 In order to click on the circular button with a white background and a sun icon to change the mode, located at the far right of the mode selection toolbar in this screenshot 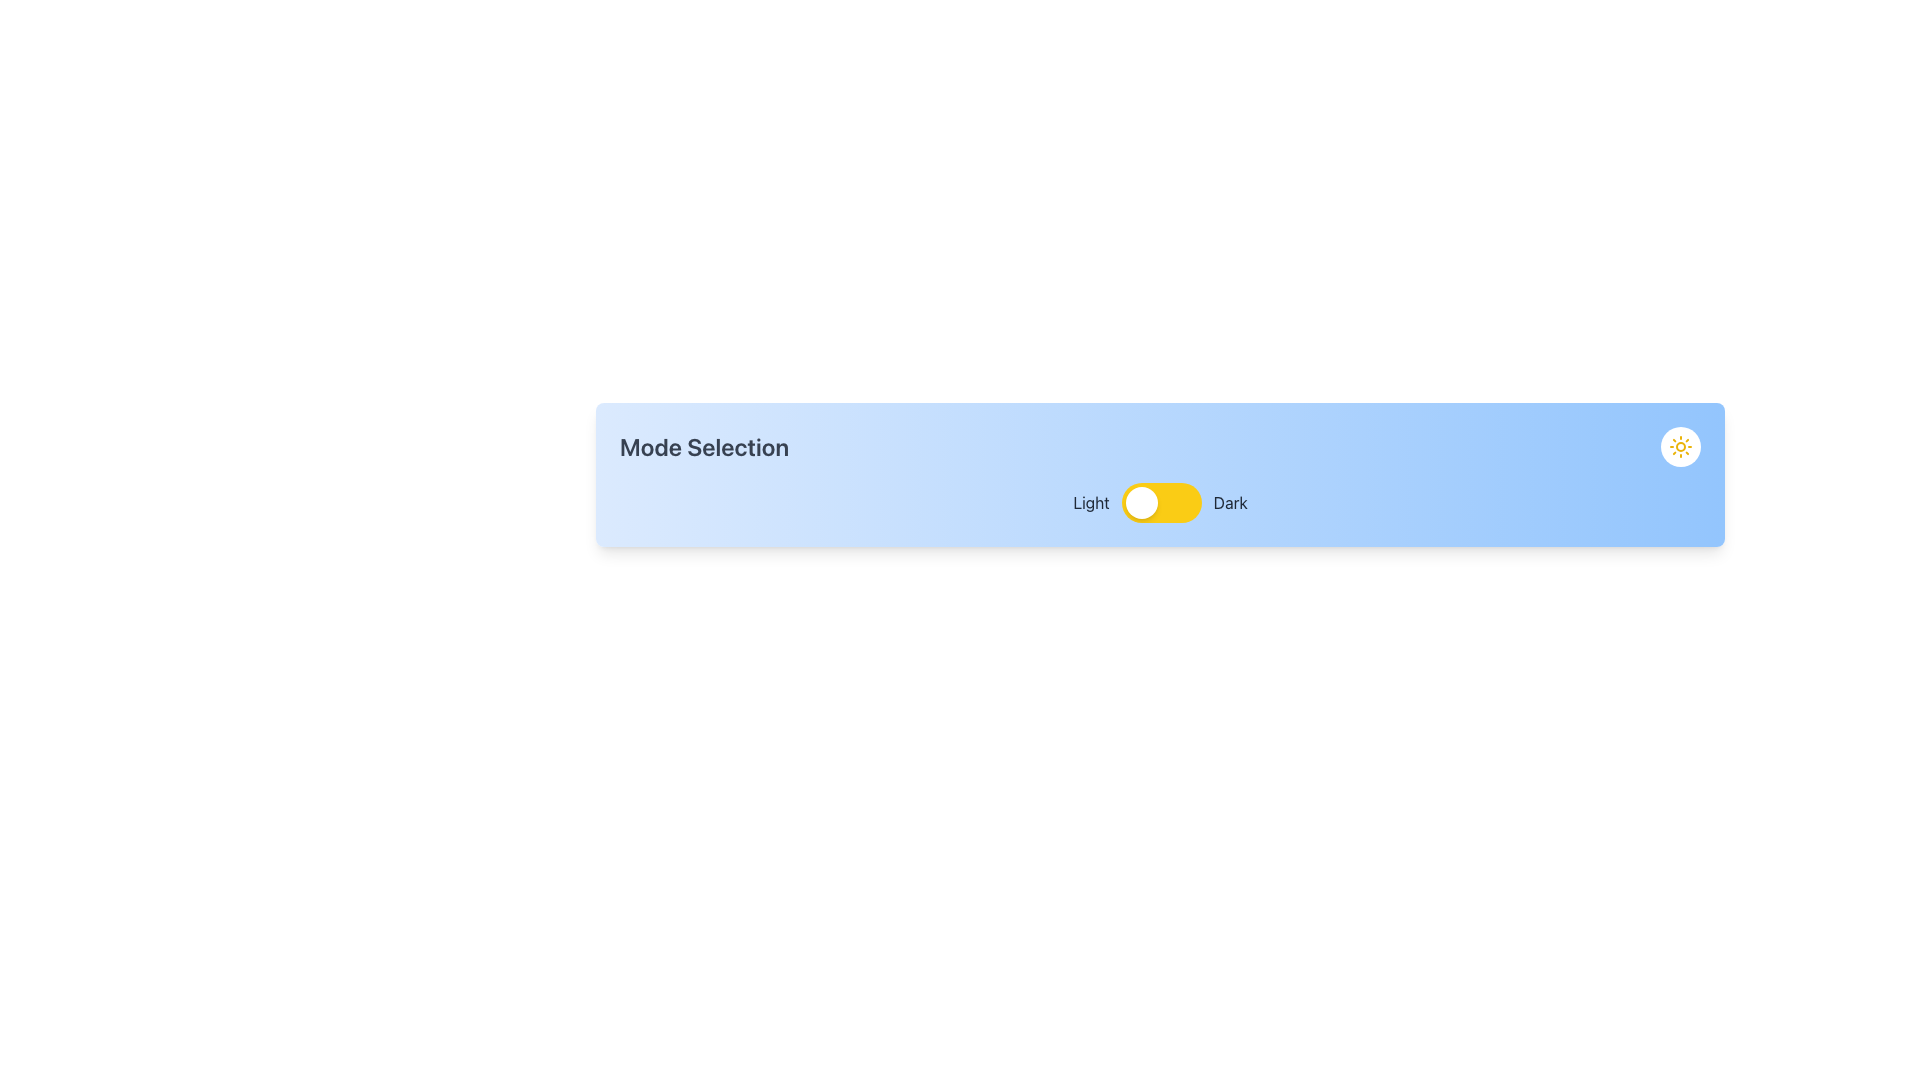, I will do `click(1680, 446)`.